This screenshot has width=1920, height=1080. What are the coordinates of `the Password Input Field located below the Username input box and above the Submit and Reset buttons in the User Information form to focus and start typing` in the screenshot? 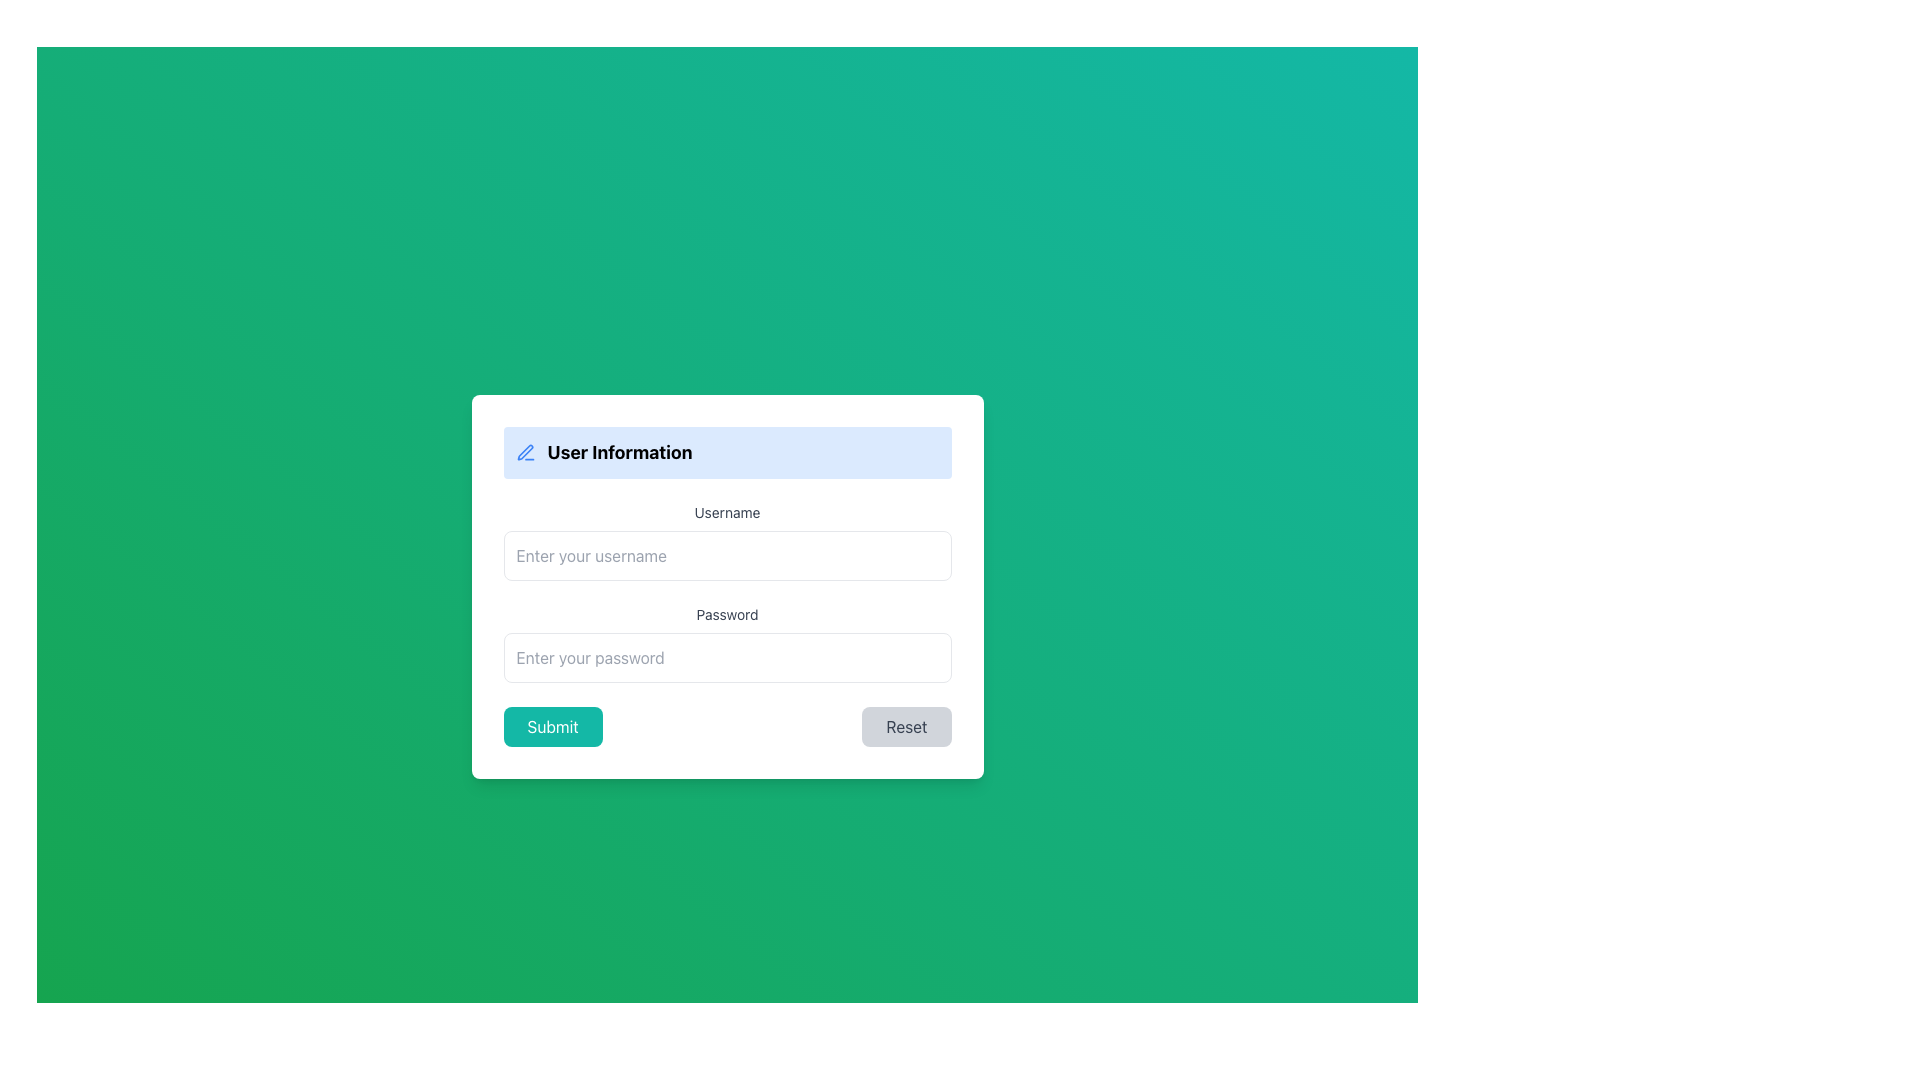 It's located at (726, 644).